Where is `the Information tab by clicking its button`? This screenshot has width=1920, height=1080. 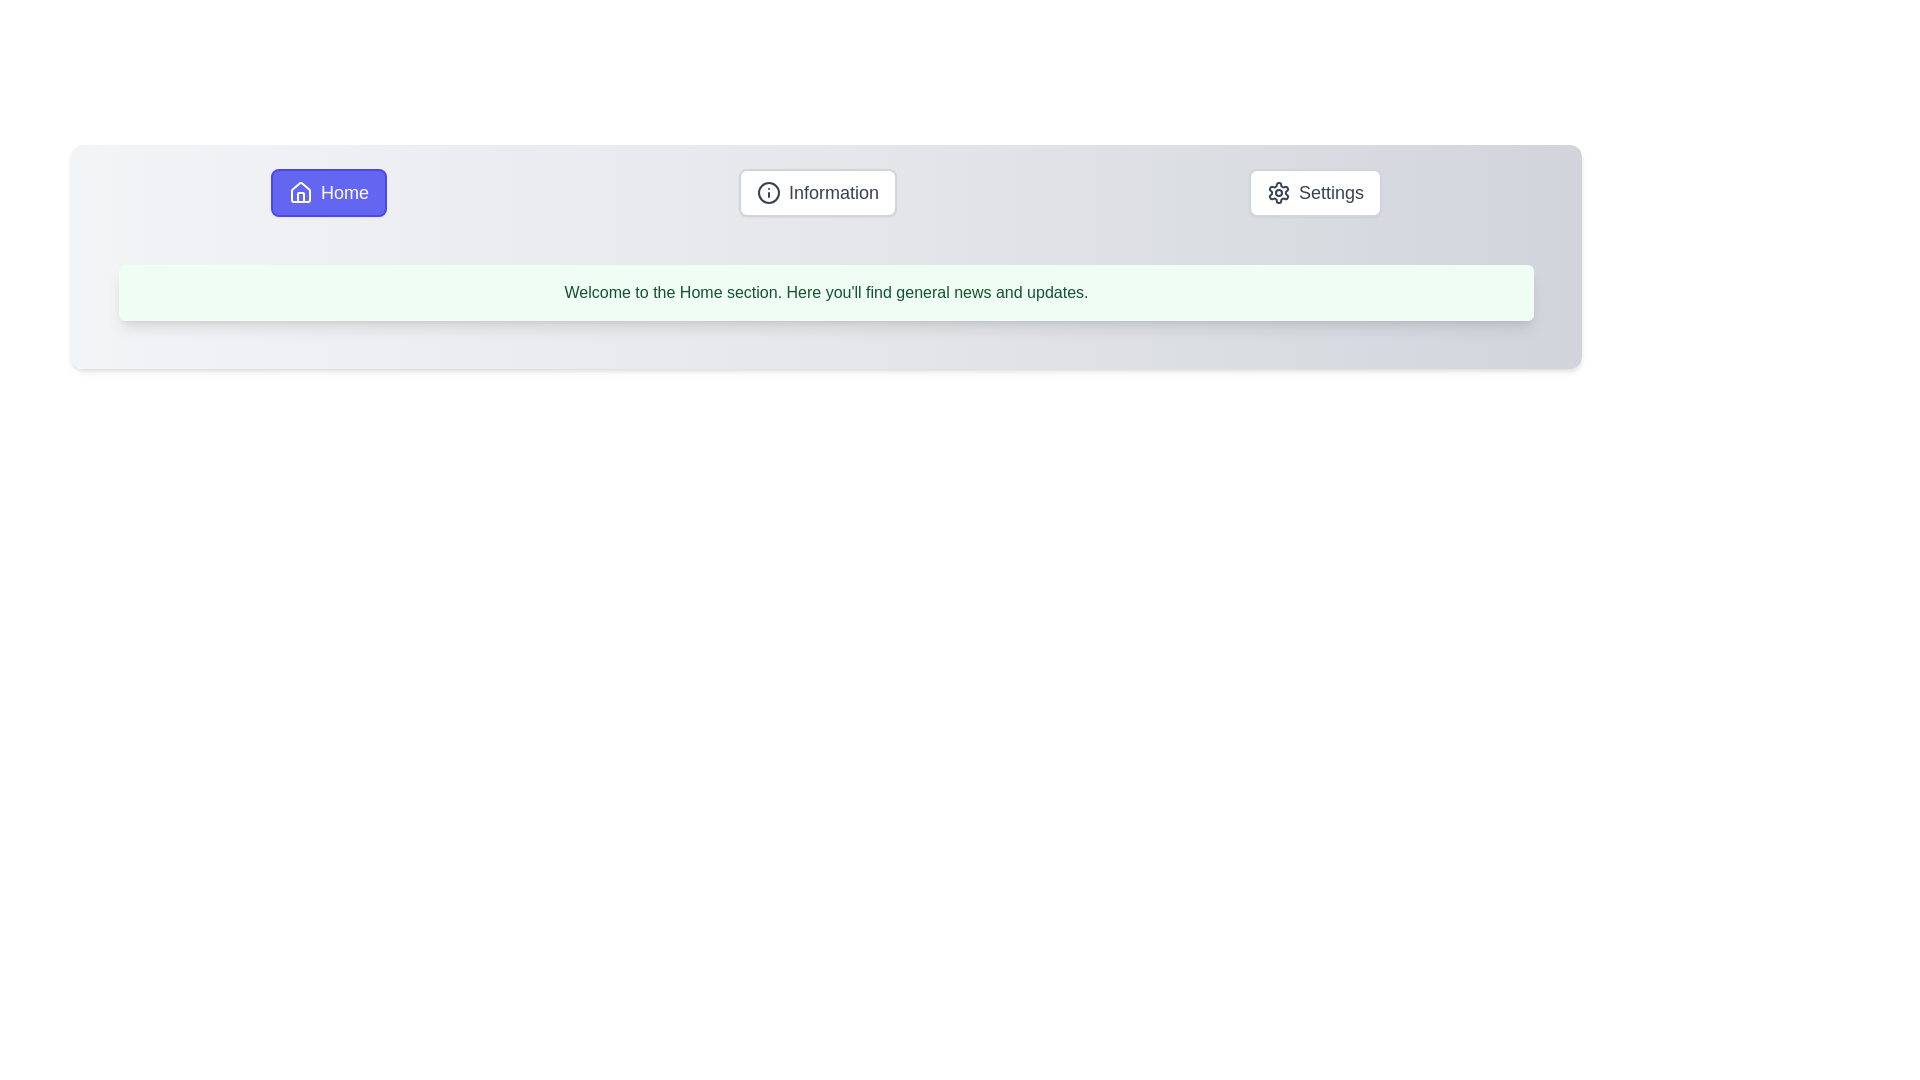
the Information tab by clicking its button is located at coordinates (817, 192).